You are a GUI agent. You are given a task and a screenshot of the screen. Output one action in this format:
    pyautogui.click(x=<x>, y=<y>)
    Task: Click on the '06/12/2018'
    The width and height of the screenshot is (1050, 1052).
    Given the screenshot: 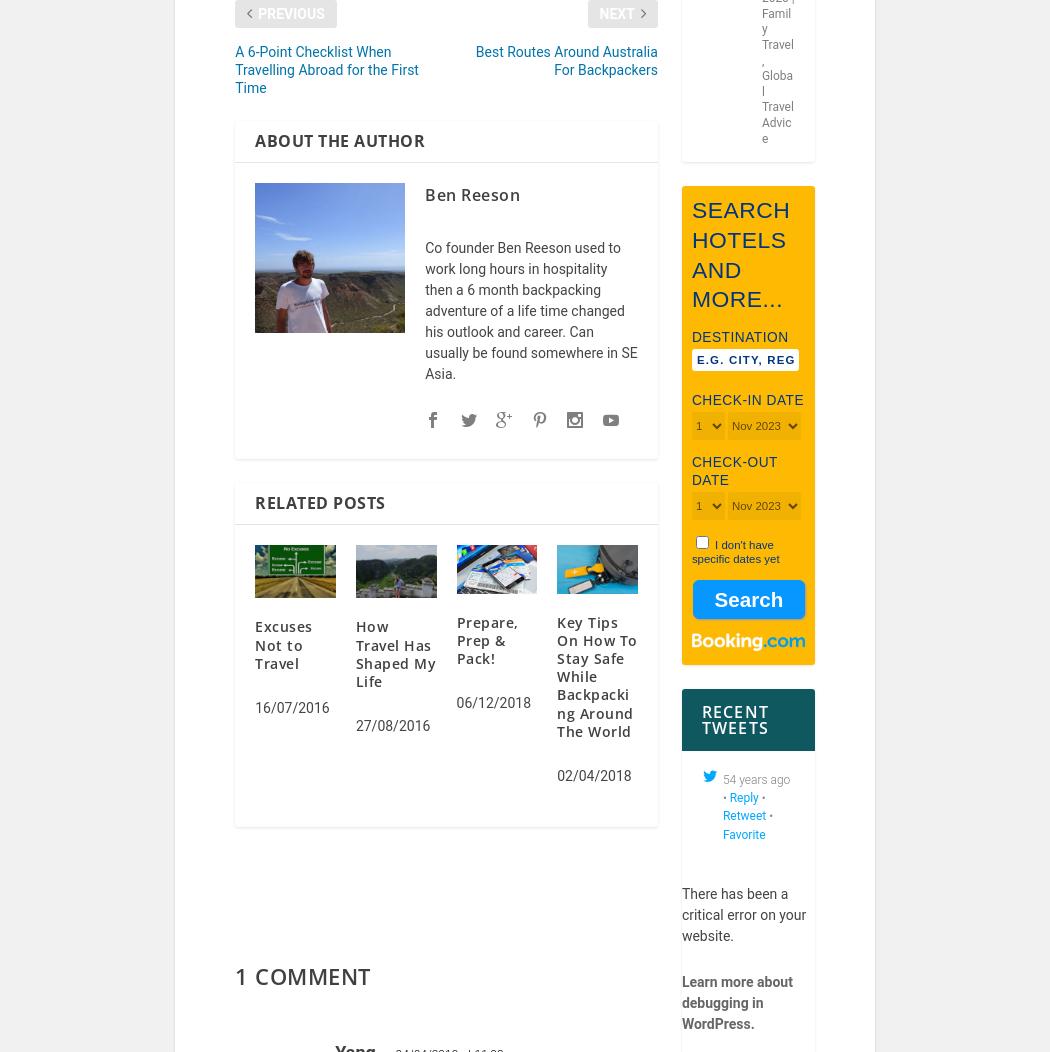 What is the action you would take?
    pyautogui.click(x=492, y=715)
    